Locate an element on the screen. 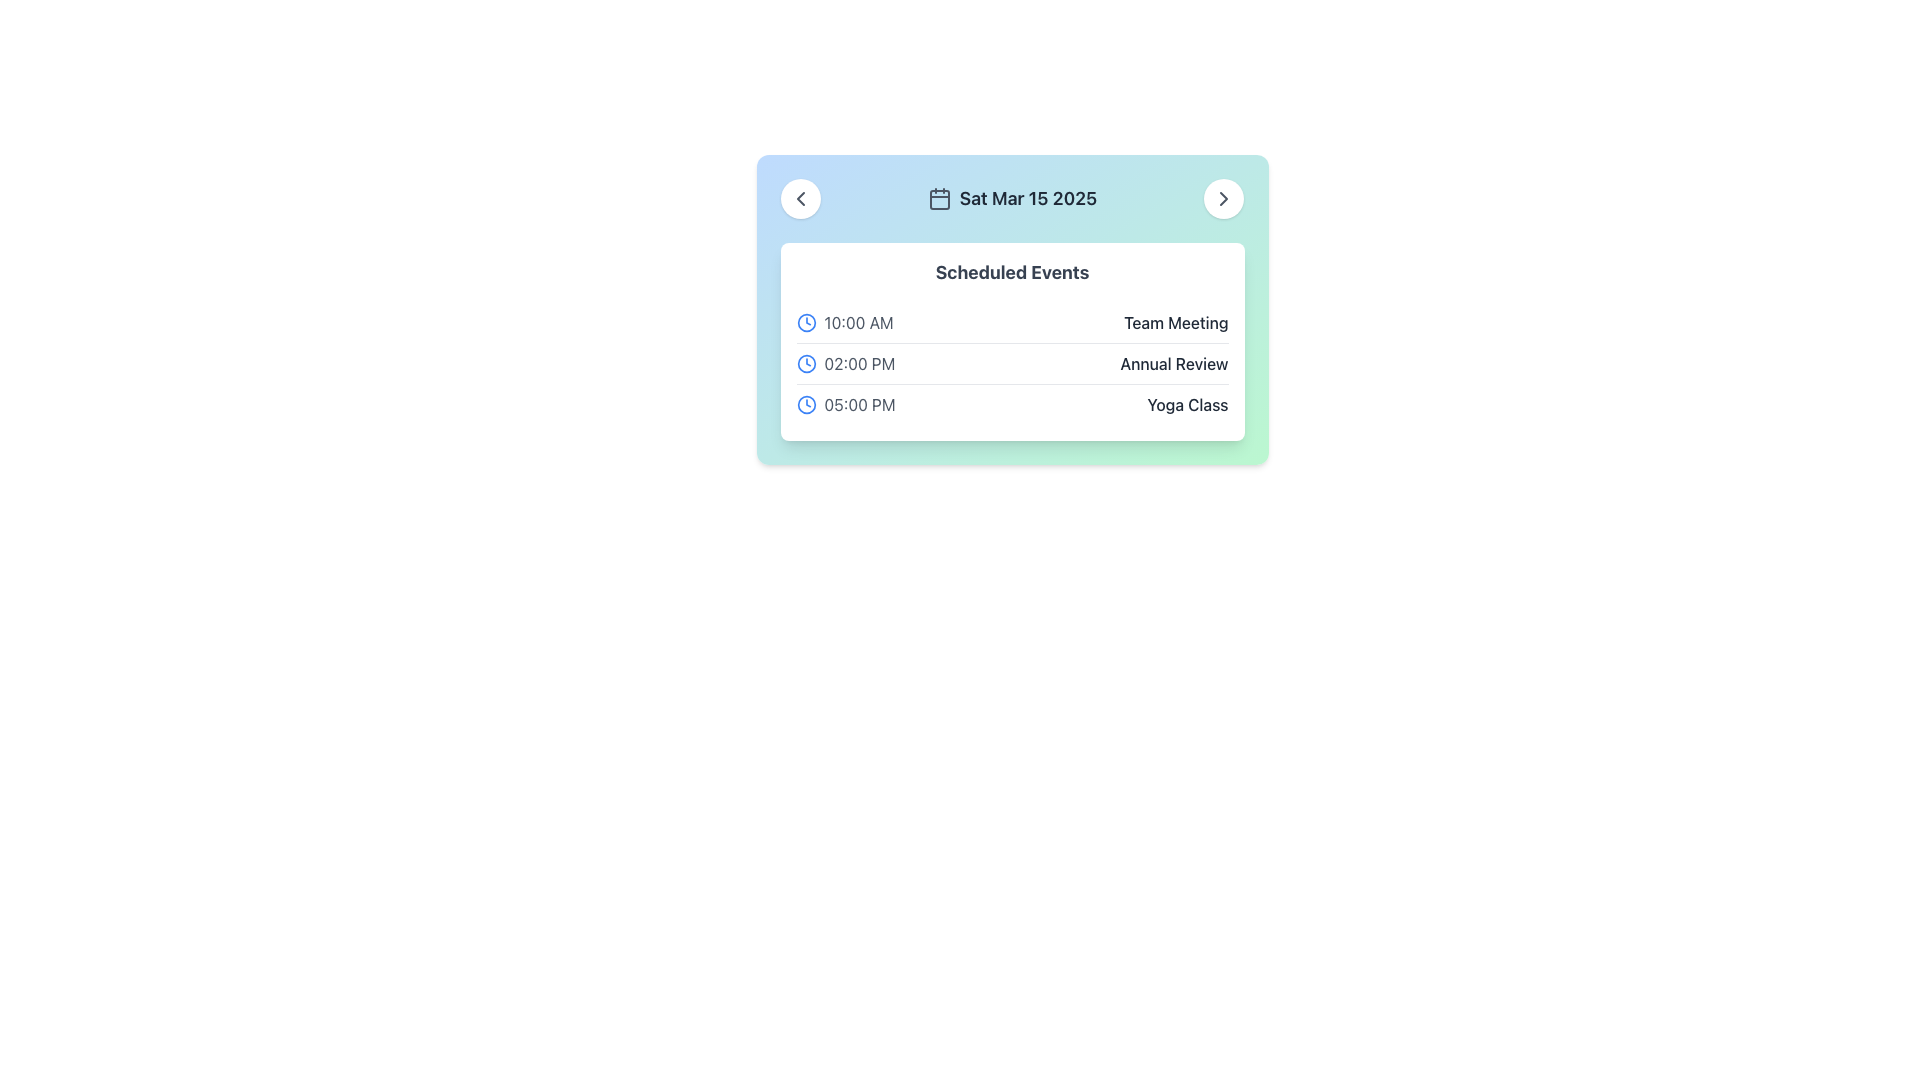  the central rounded rectangle SVG element located within the calendar icon is located at coordinates (938, 200).